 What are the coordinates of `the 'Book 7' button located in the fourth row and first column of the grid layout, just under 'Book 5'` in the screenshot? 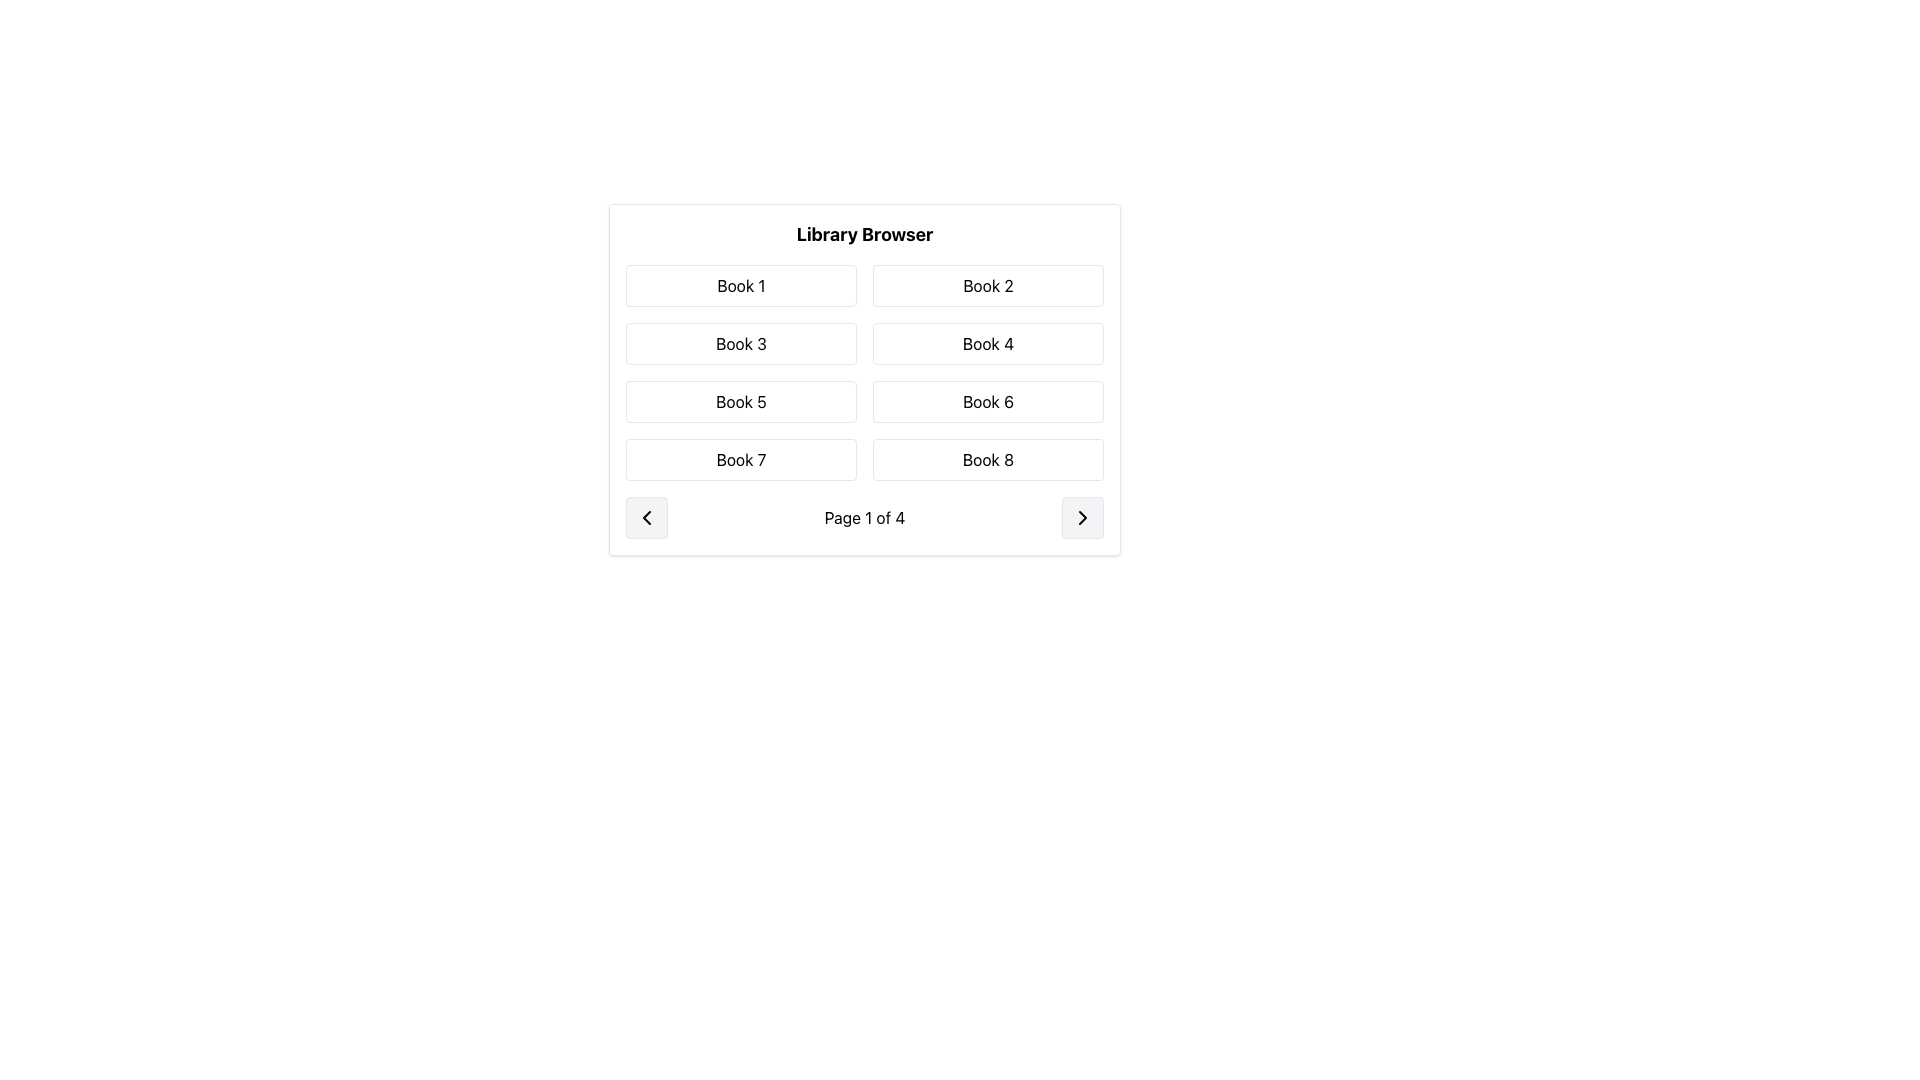 It's located at (740, 459).